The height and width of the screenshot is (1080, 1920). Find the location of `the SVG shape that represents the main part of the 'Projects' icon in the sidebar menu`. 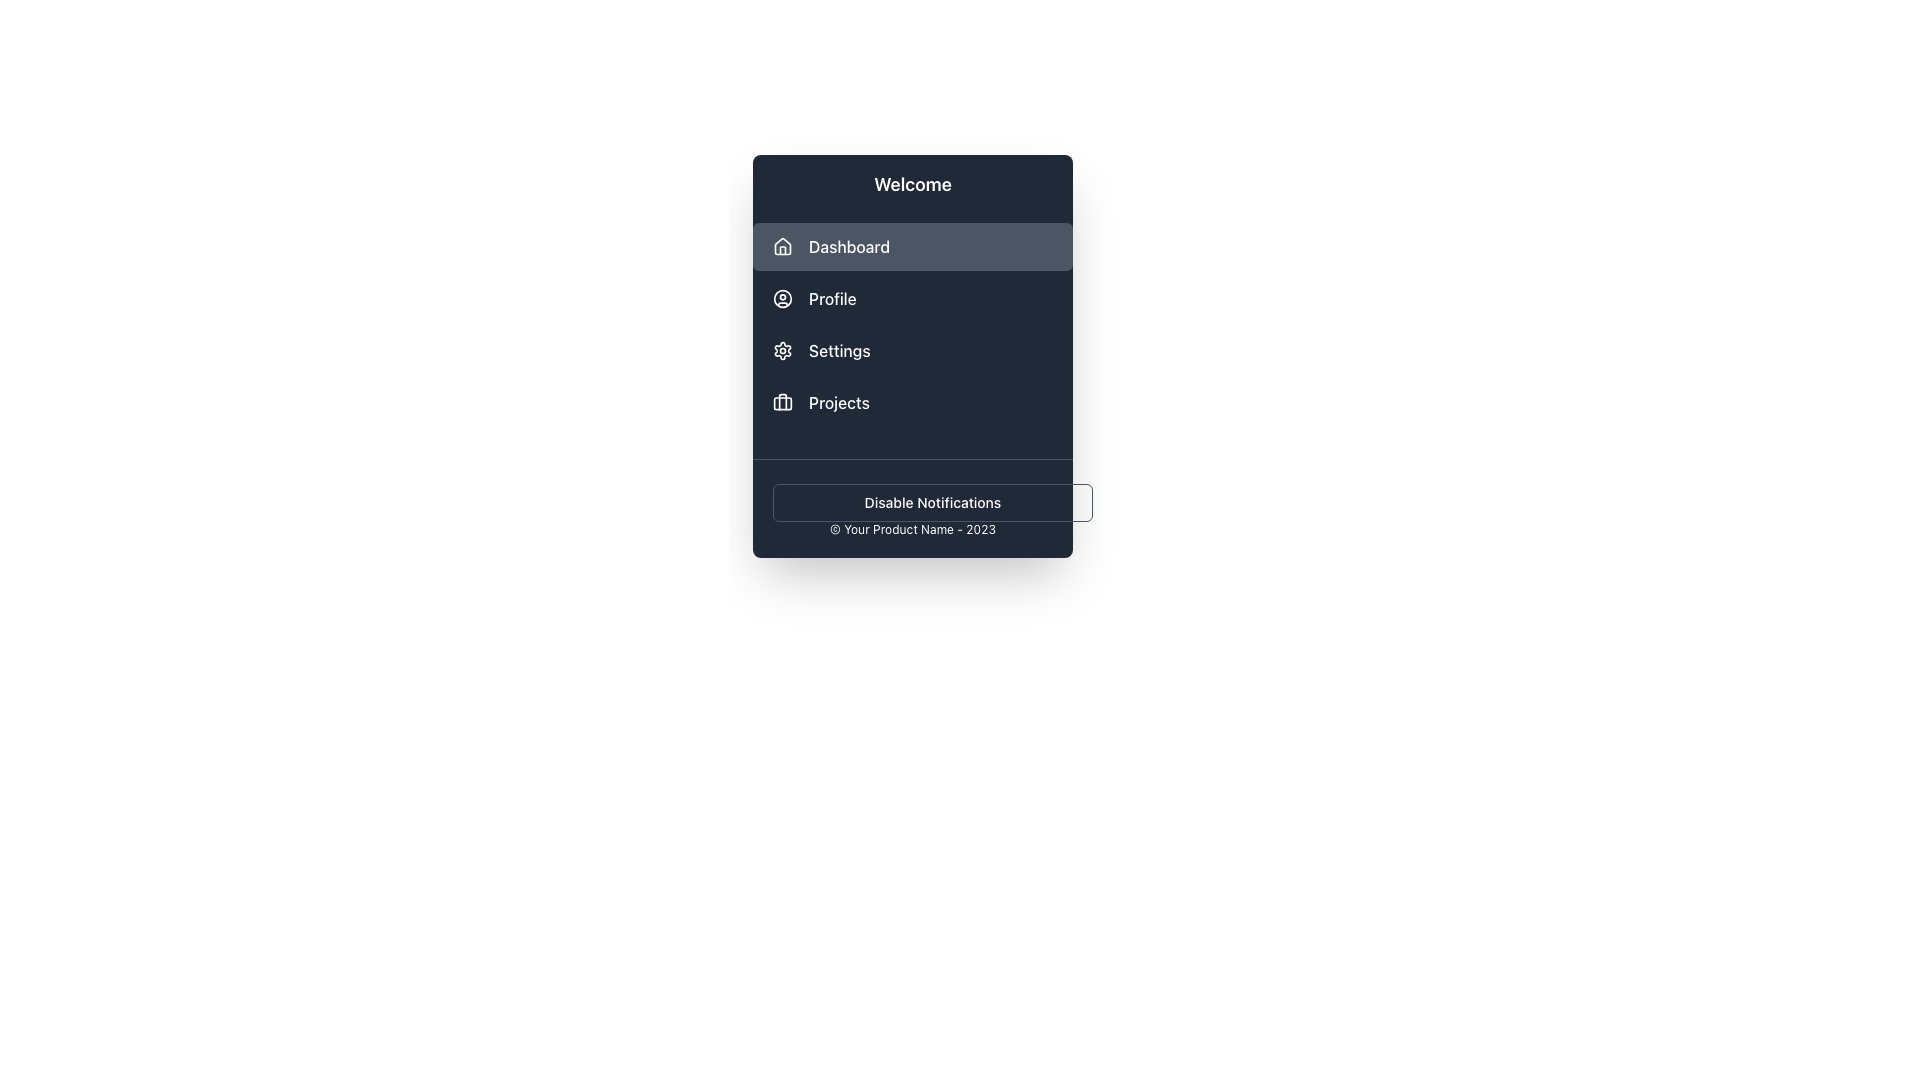

the SVG shape that represents the main part of the 'Projects' icon in the sidebar menu is located at coordinates (781, 402).